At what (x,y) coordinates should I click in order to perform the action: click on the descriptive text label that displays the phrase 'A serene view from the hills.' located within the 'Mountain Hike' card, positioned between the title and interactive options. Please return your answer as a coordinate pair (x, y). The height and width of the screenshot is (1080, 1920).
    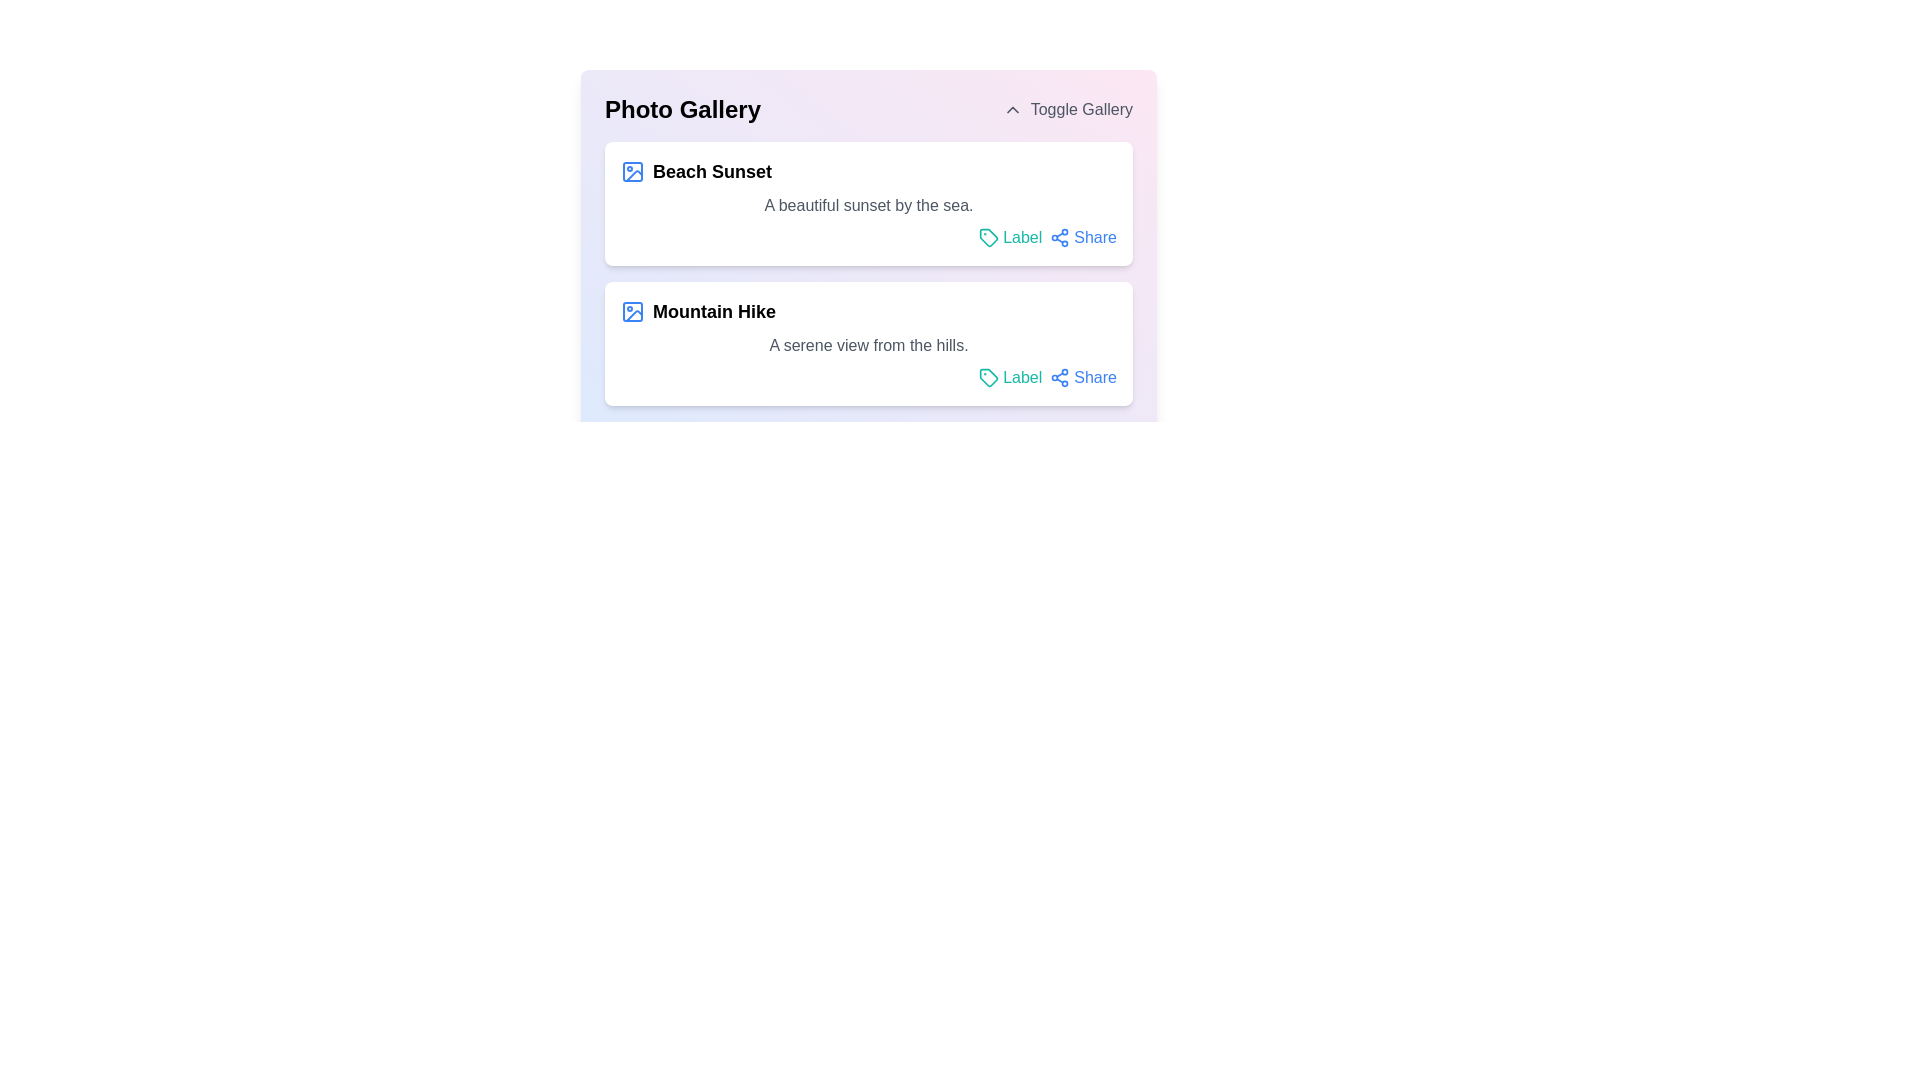
    Looking at the image, I should click on (868, 345).